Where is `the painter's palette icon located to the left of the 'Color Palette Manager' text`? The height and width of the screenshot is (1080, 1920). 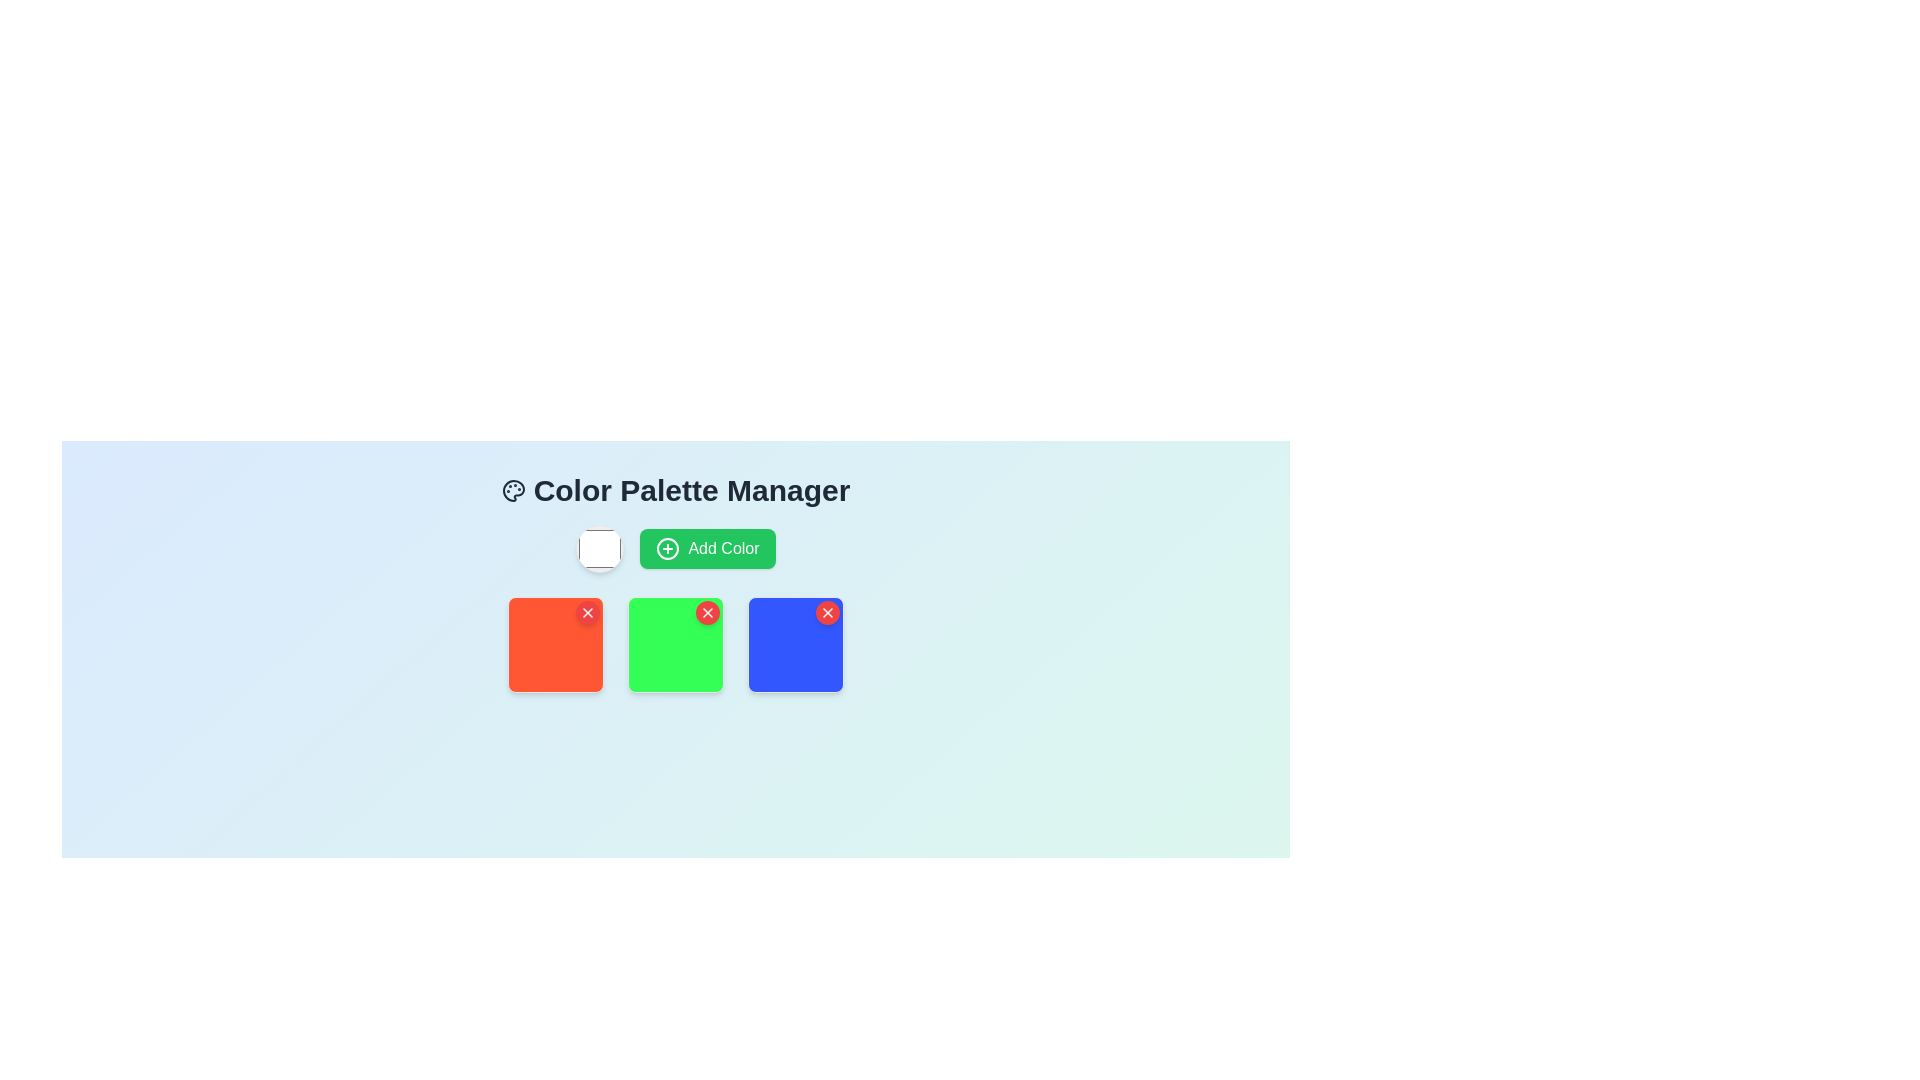 the painter's palette icon located to the left of the 'Color Palette Manager' text is located at coordinates (513, 490).